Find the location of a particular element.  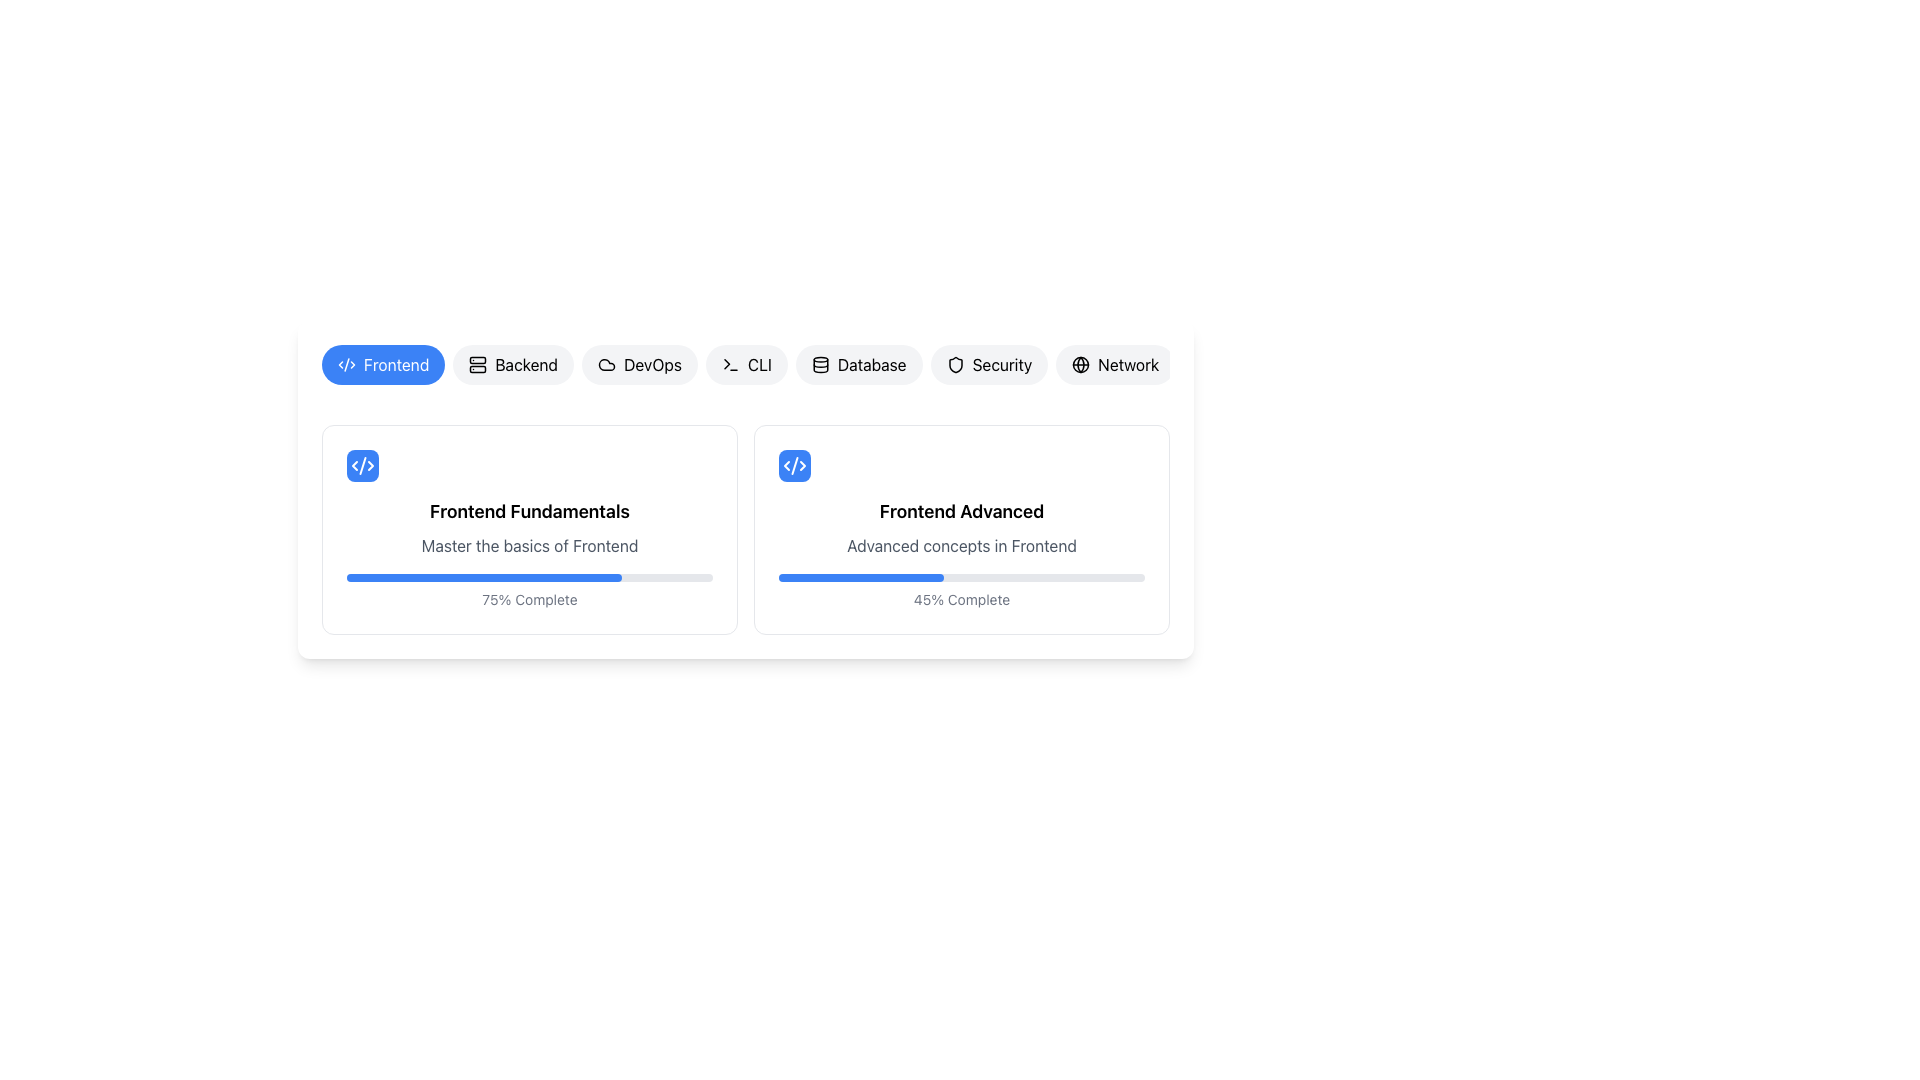

the 'DevOps' category button is located at coordinates (638, 365).